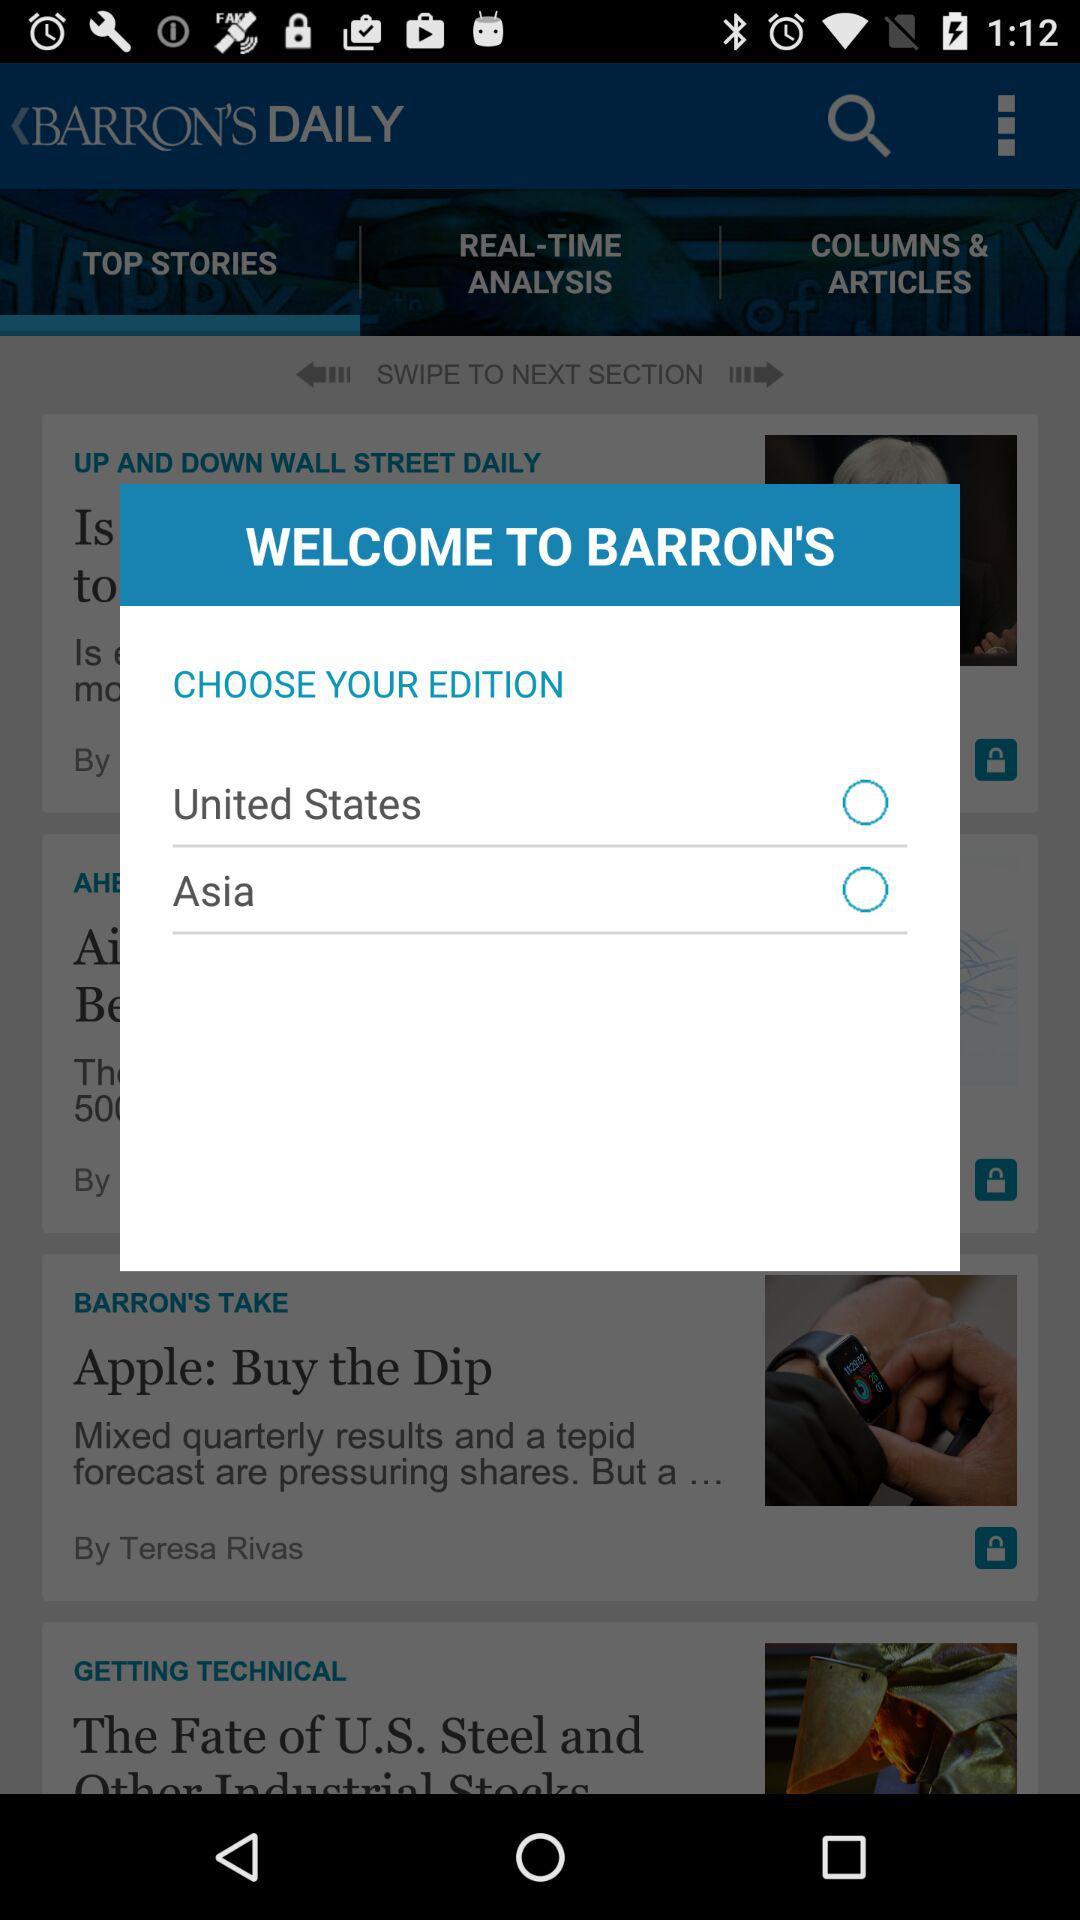 The height and width of the screenshot is (1920, 1080). Describe the element at coordinates (540, 888) in the screenshot. I see `the asia icon` at that location.